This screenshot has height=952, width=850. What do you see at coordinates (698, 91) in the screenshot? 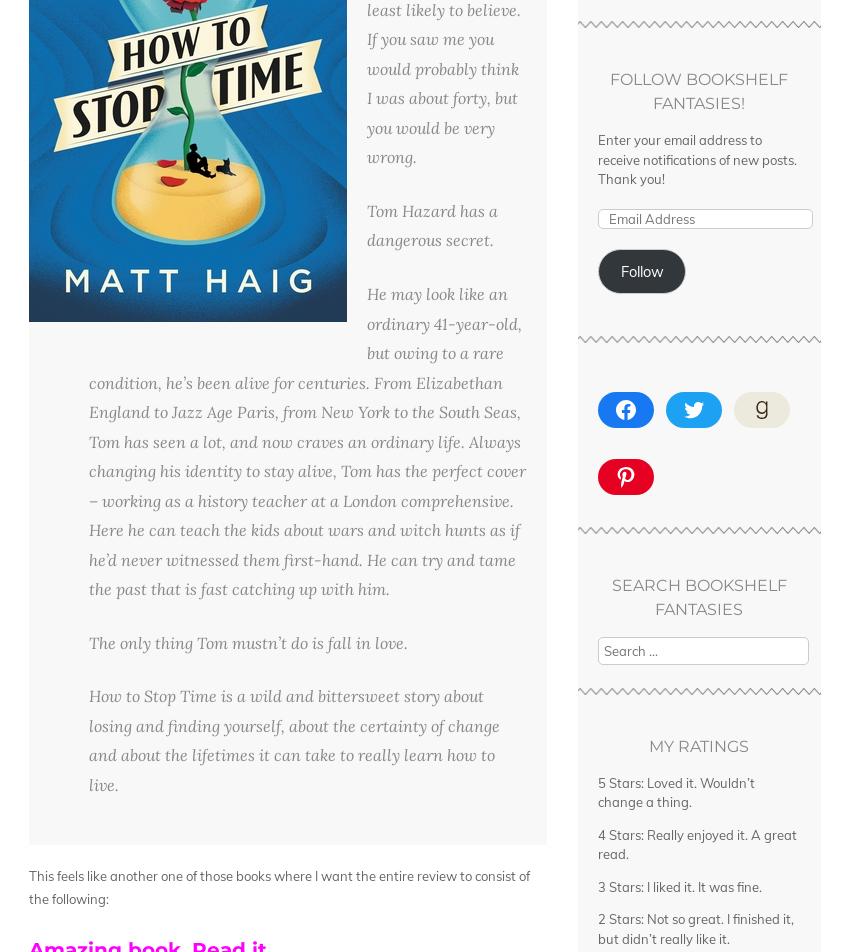
I see `'Follow Bookshelf Fantasies!'` at bounding box center [698, 91].